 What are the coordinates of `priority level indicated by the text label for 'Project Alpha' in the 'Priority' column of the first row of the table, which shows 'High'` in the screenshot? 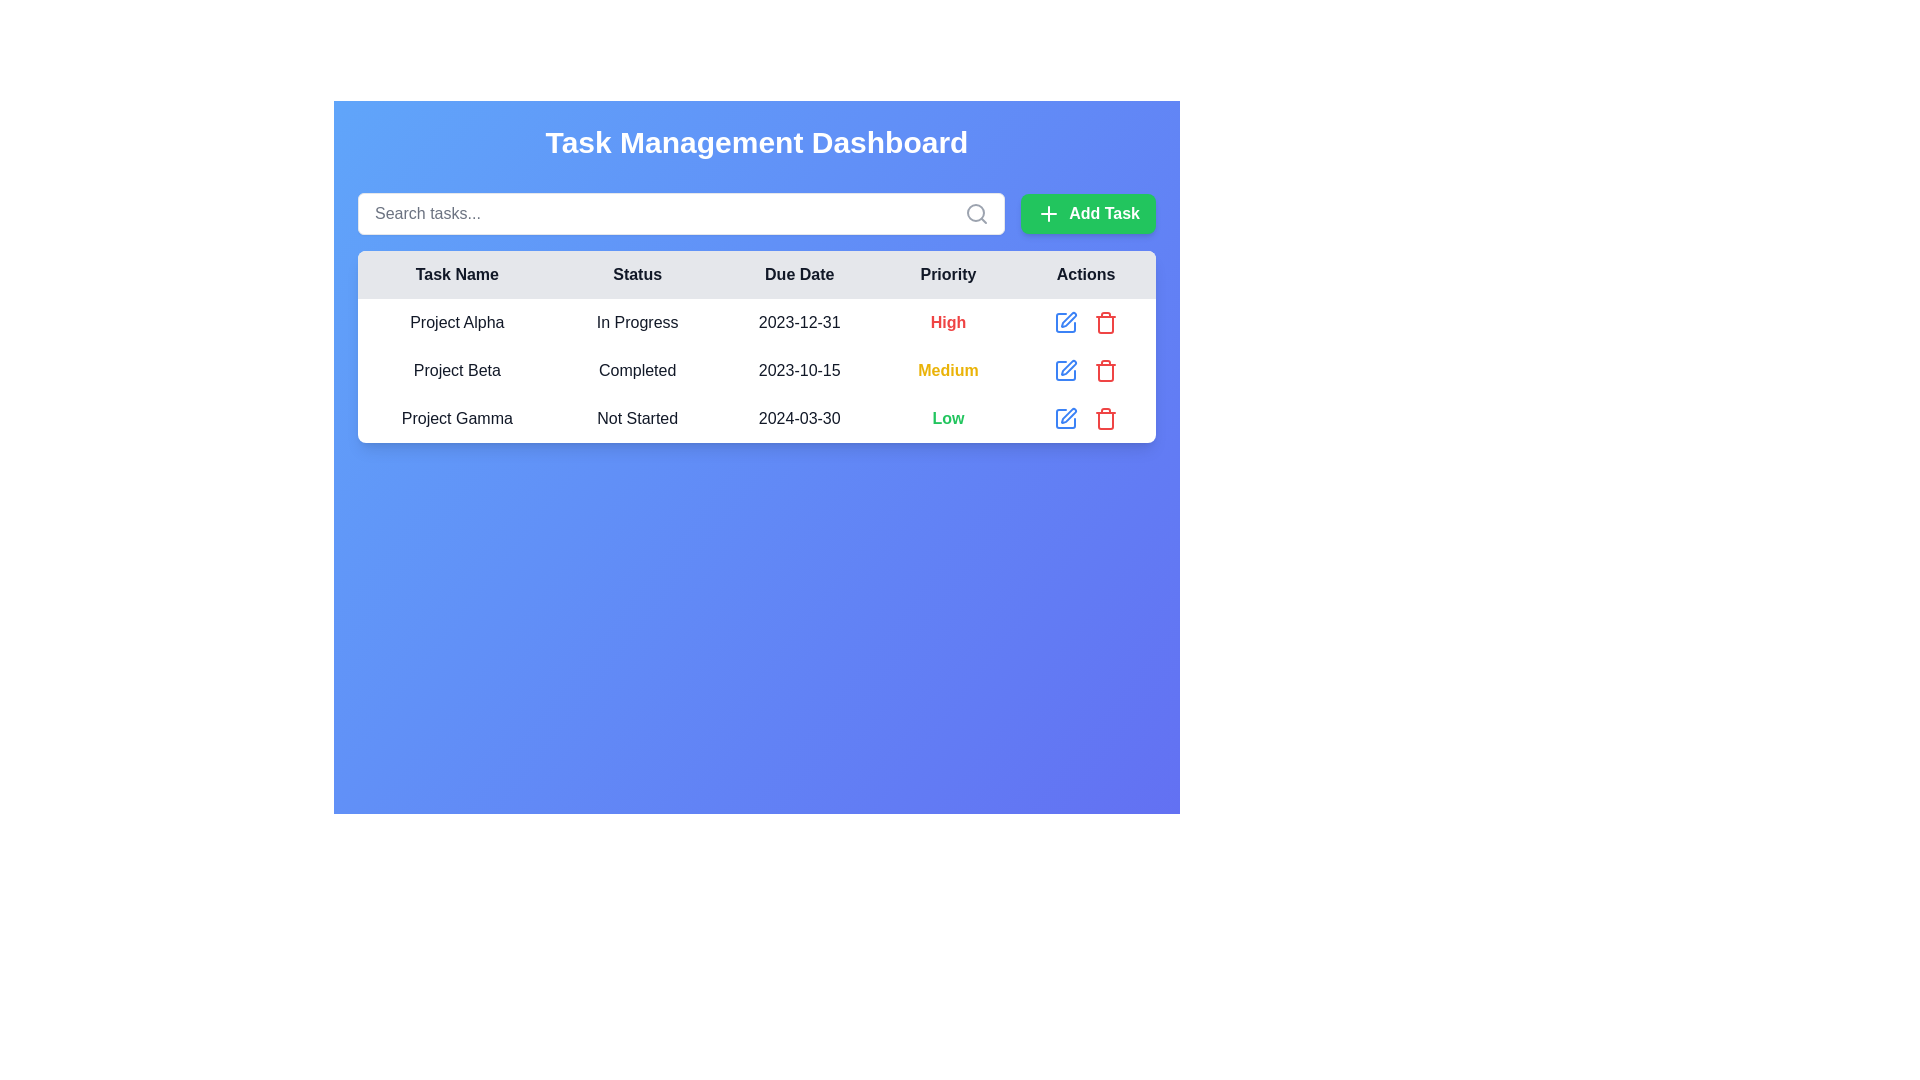 It's located at (947, 322).